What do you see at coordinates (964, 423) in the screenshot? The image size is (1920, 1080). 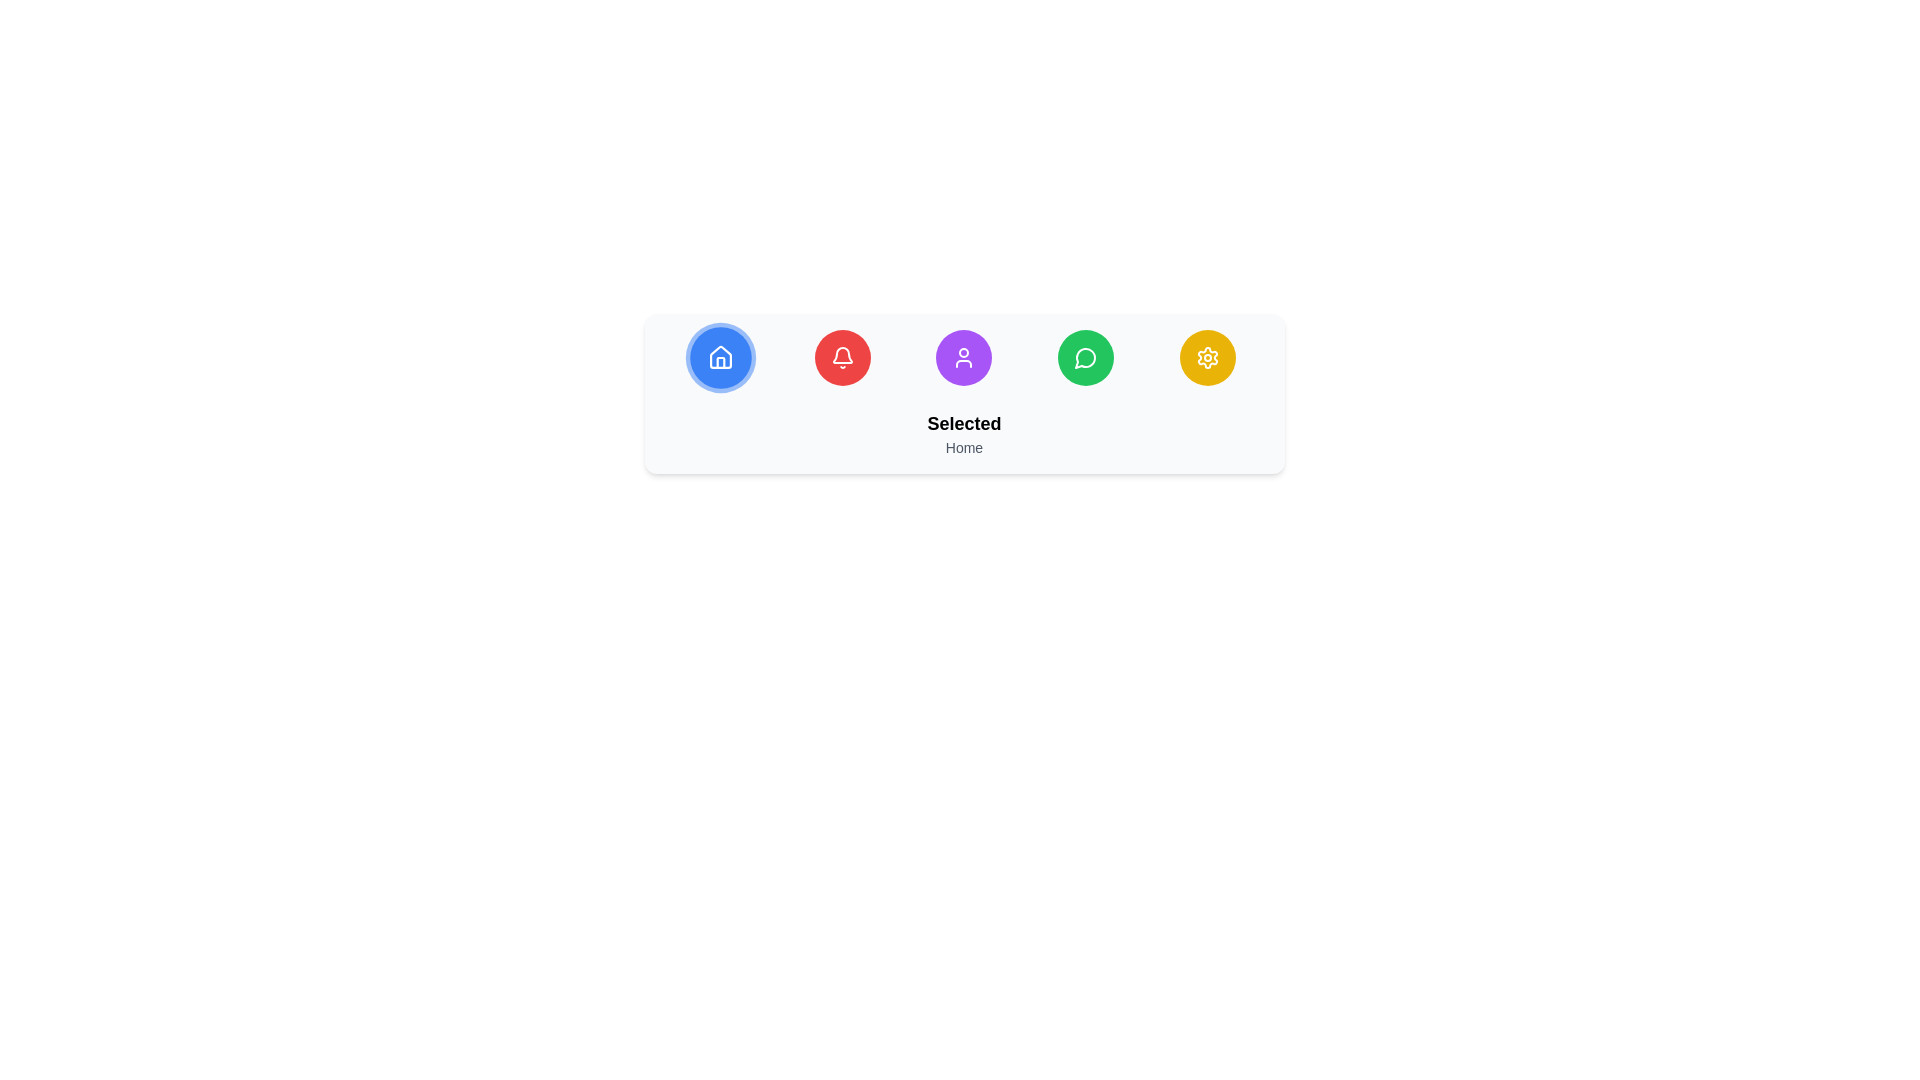 I see `the text label displaying 'Selected', which is styled in bold or semi-bold font and located beneath the navigation bar` at bounding box center [964, 423].